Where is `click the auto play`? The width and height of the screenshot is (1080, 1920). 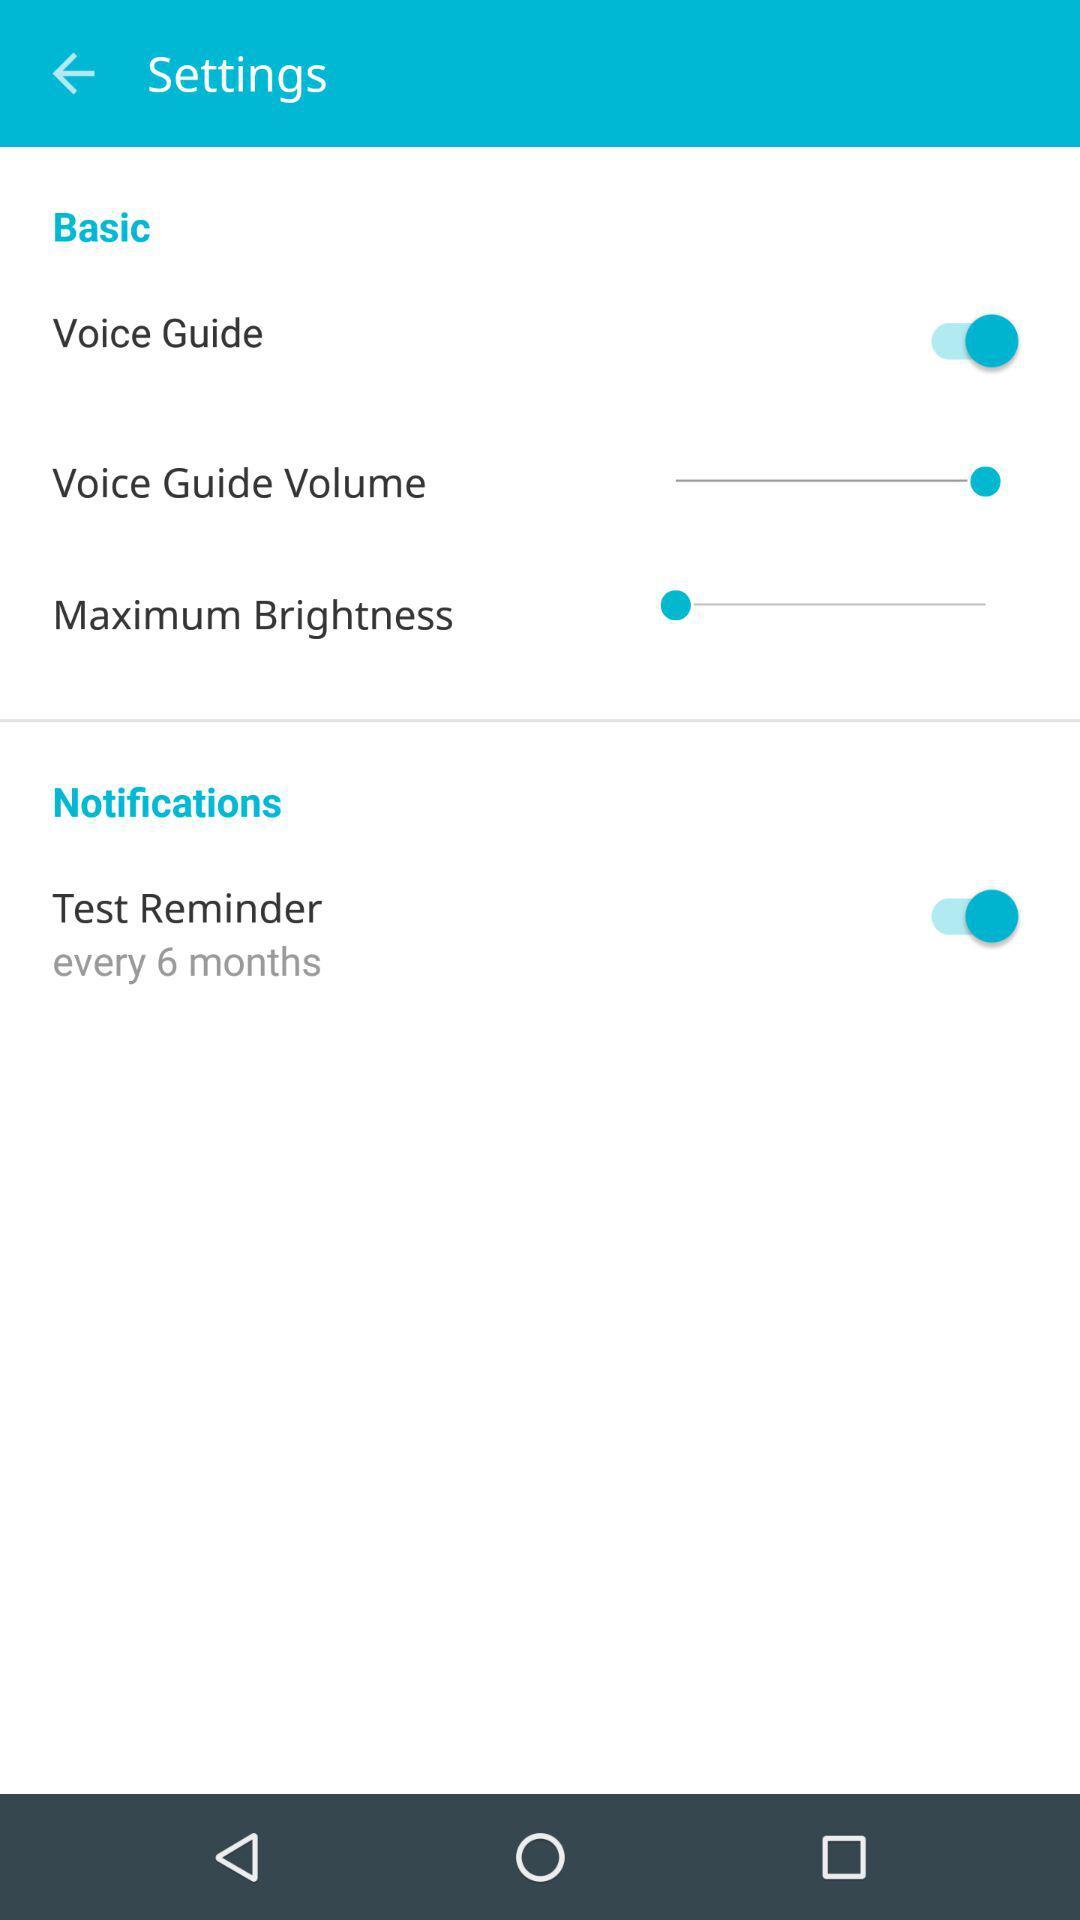 click the auto play is located at coordinates (964, 915).